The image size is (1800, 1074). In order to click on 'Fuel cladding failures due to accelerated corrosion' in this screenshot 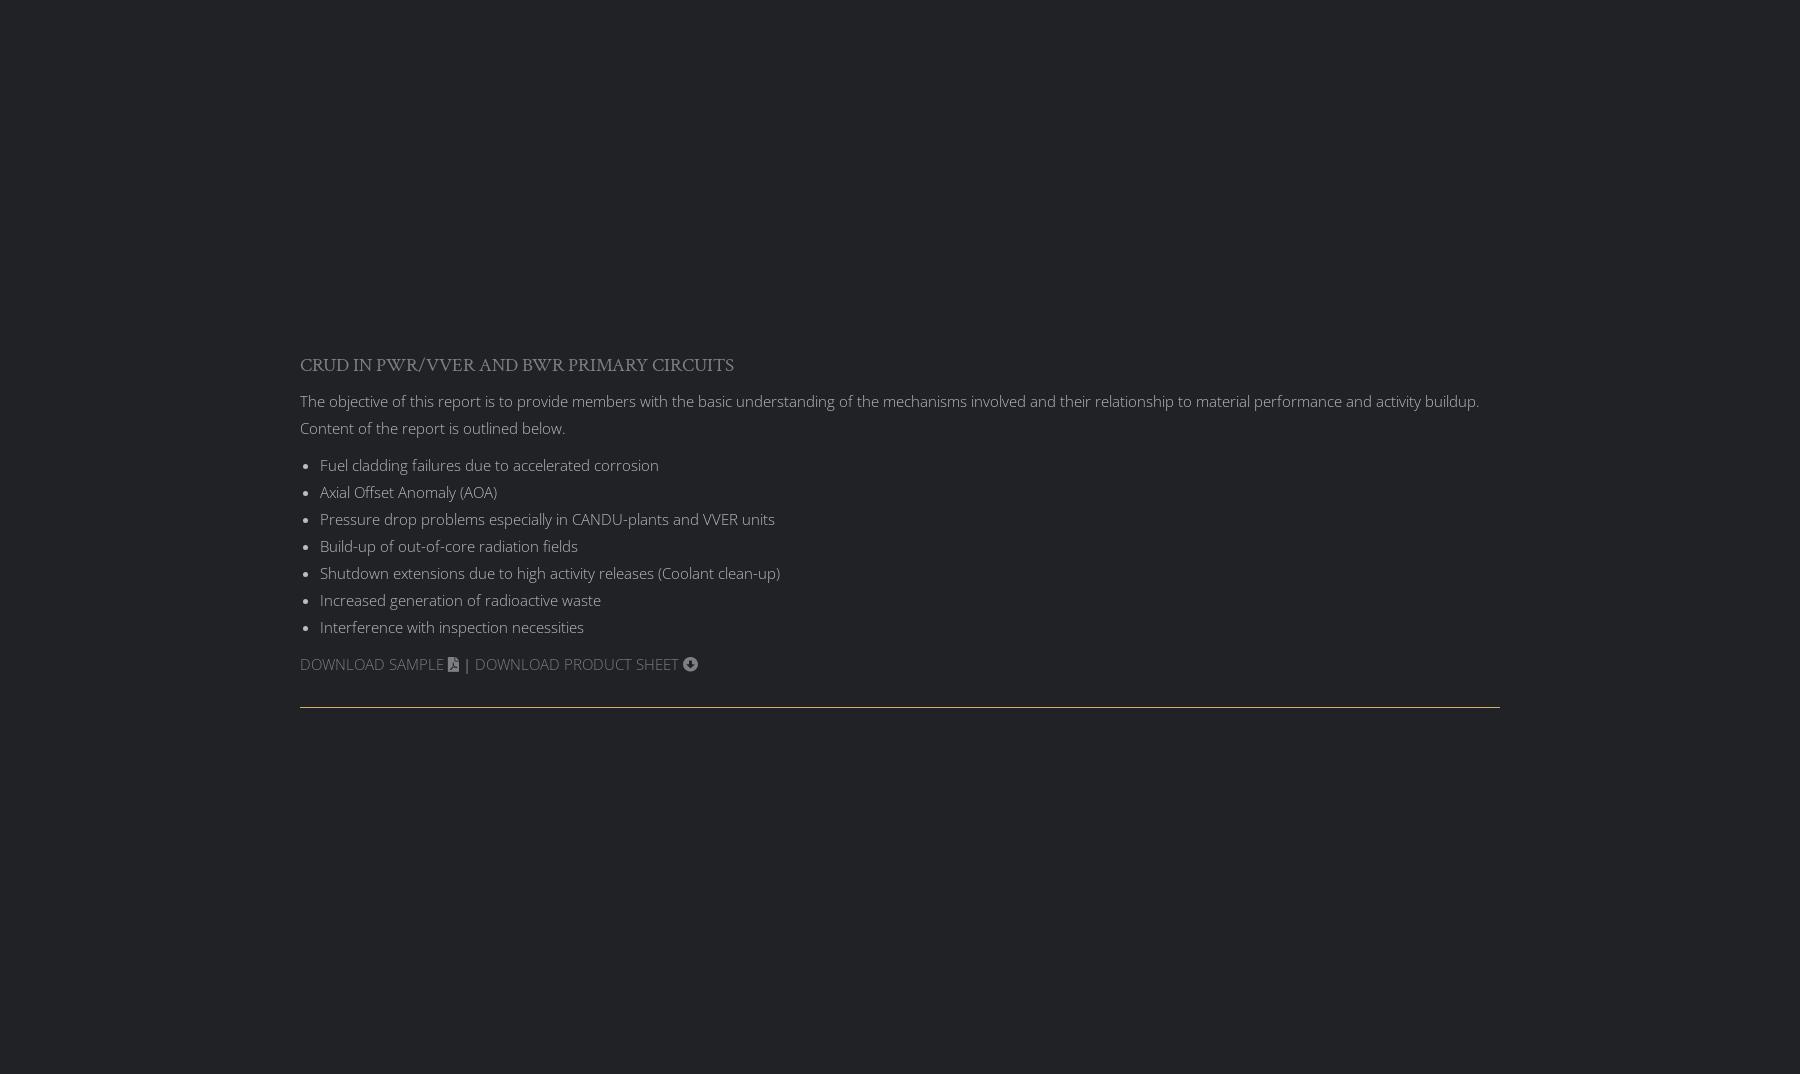, I will do `click(488, 462)`.